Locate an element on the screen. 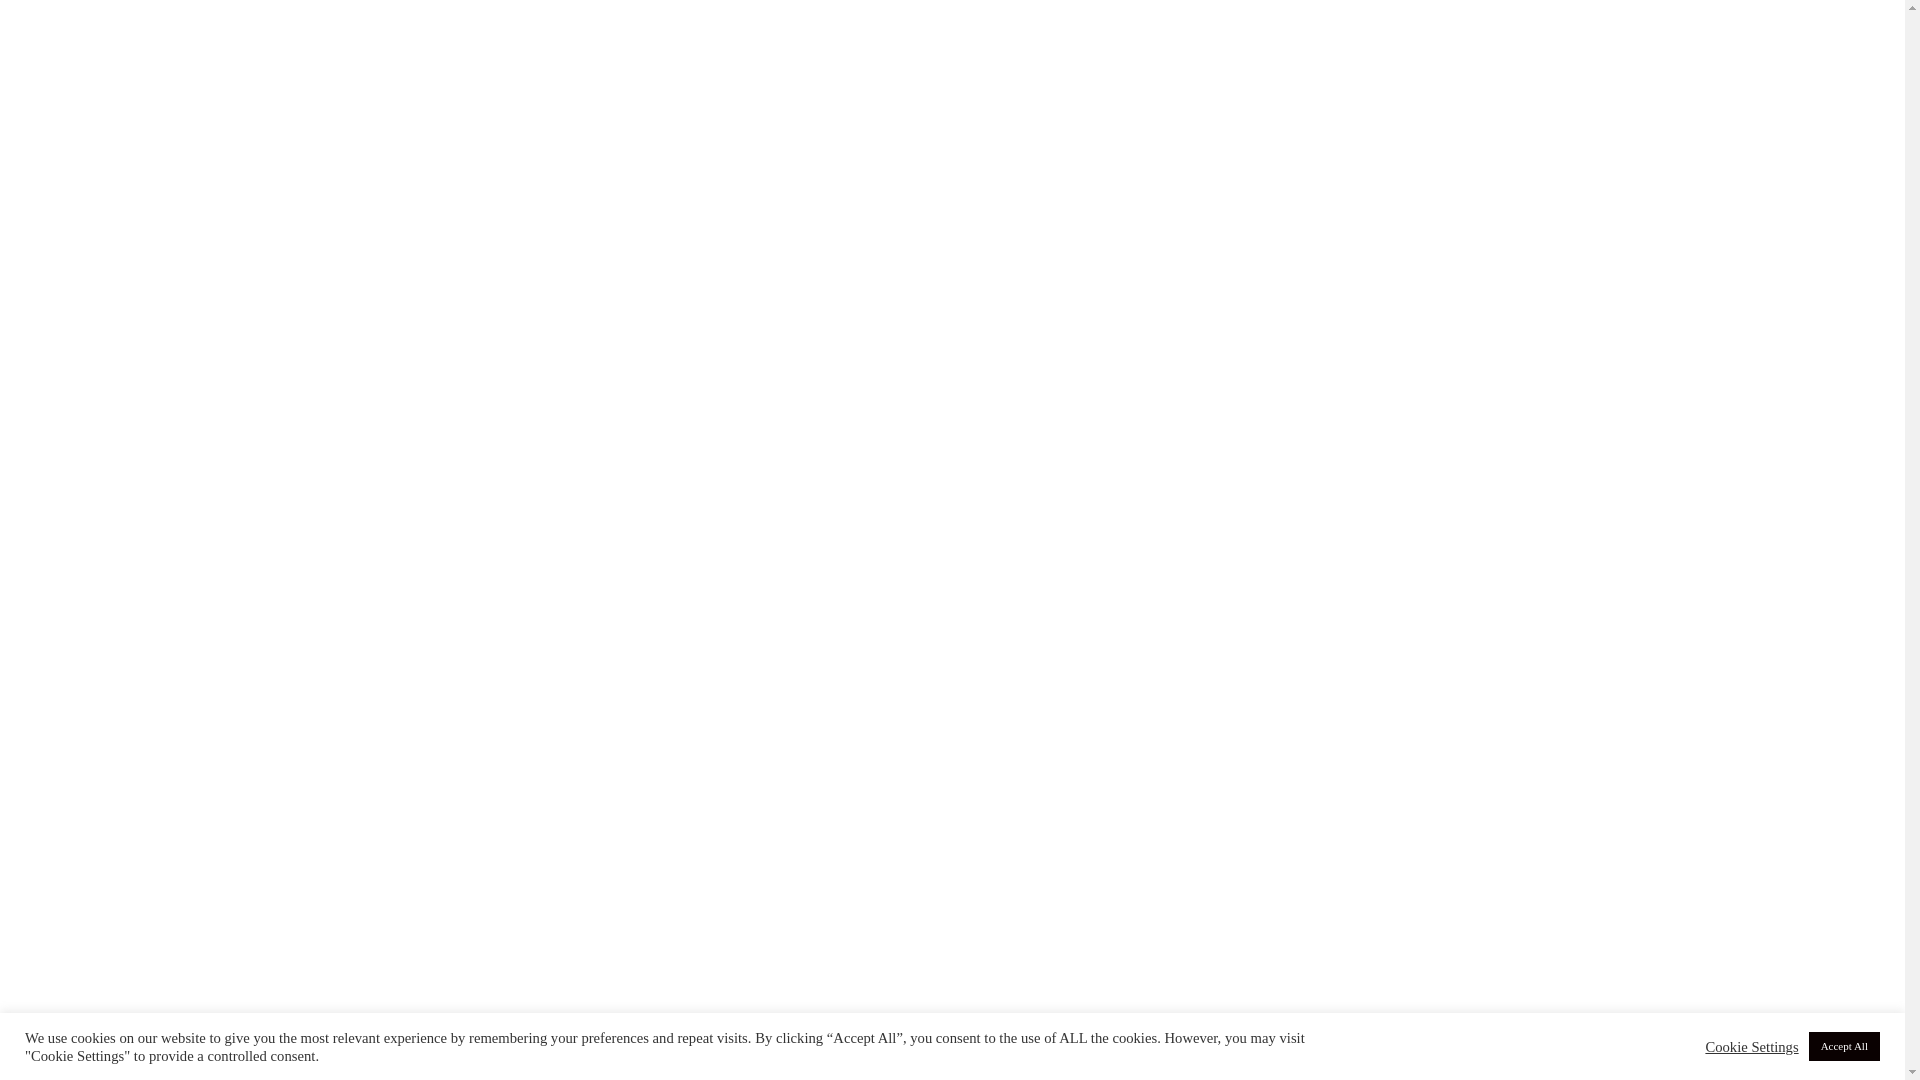 This screenshot has width=1920, height=1080. 'Accept All' is located at coordinates (1843, 1045).